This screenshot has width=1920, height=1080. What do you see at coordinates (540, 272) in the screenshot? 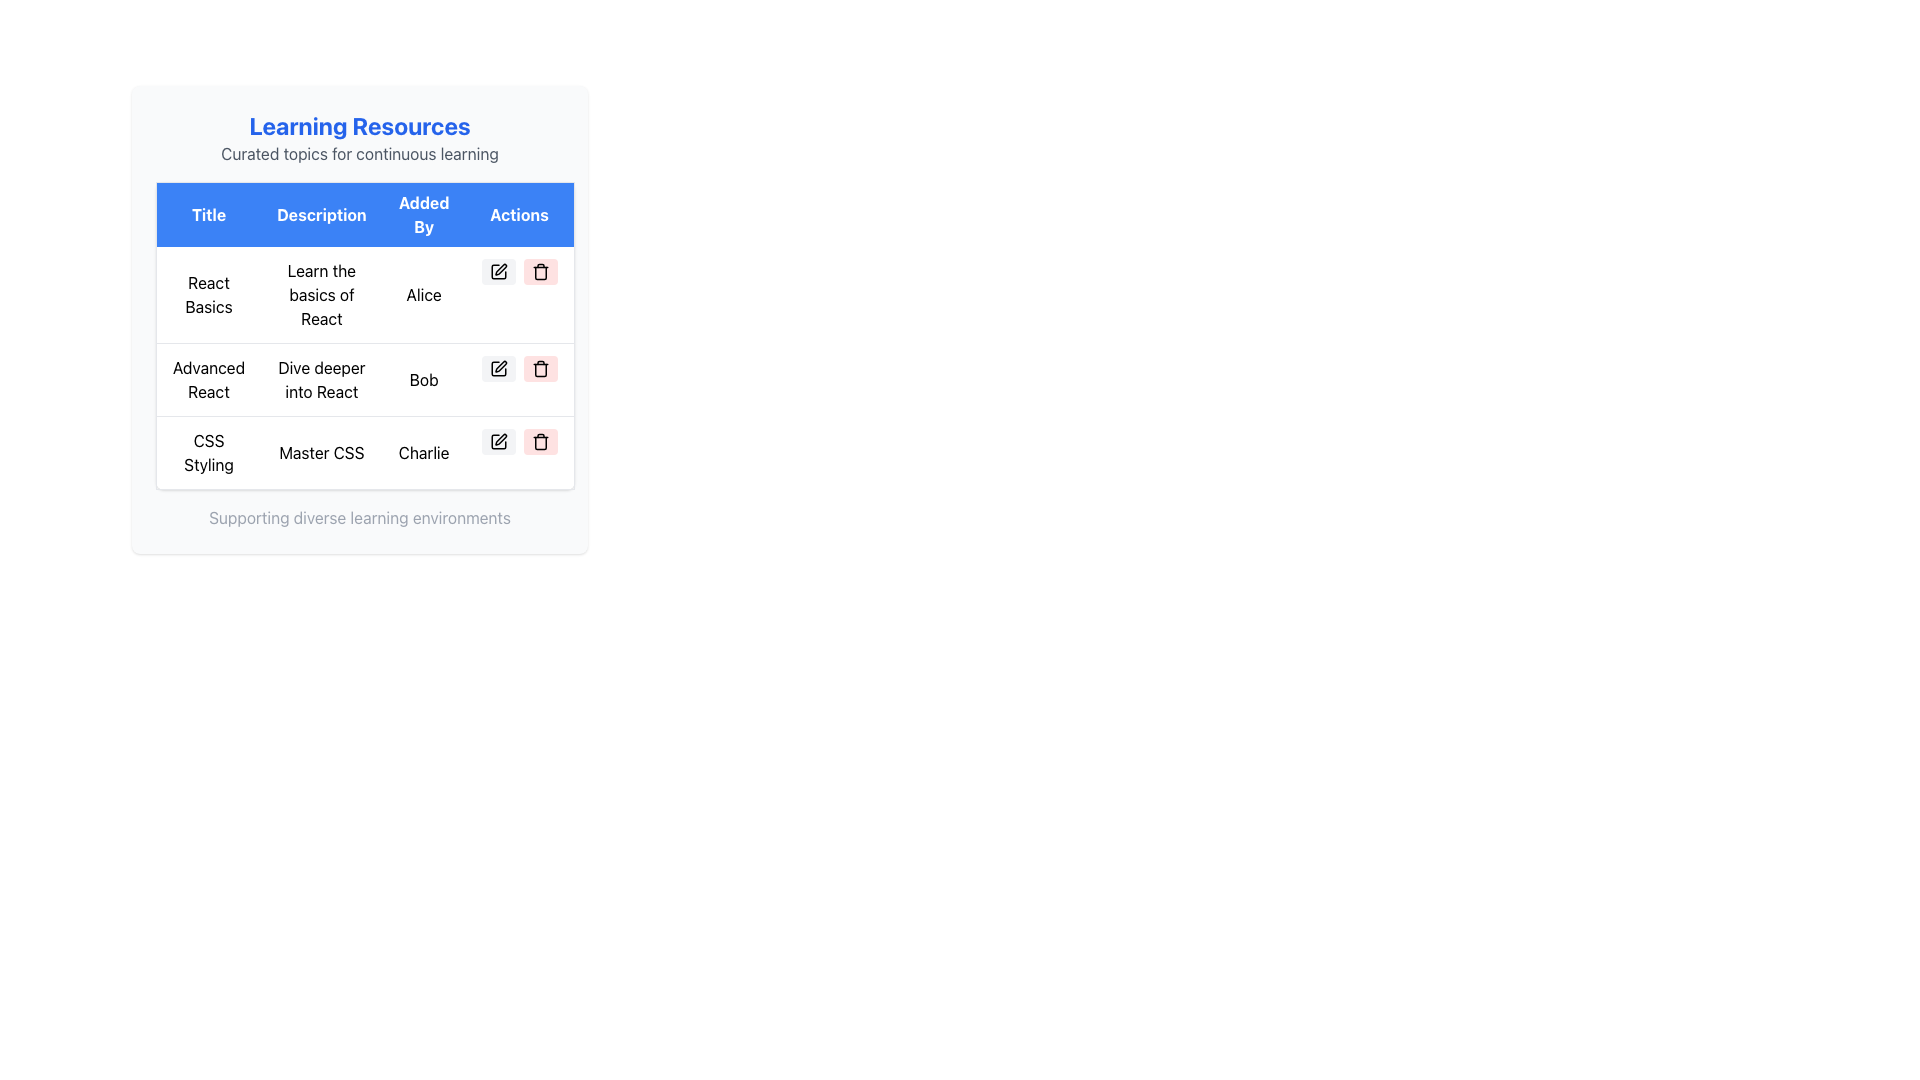
I see `the delete button in the 'Actions' column of the table row for 'React Basics' to observe the hover effect` at bounding box center [540, 272].